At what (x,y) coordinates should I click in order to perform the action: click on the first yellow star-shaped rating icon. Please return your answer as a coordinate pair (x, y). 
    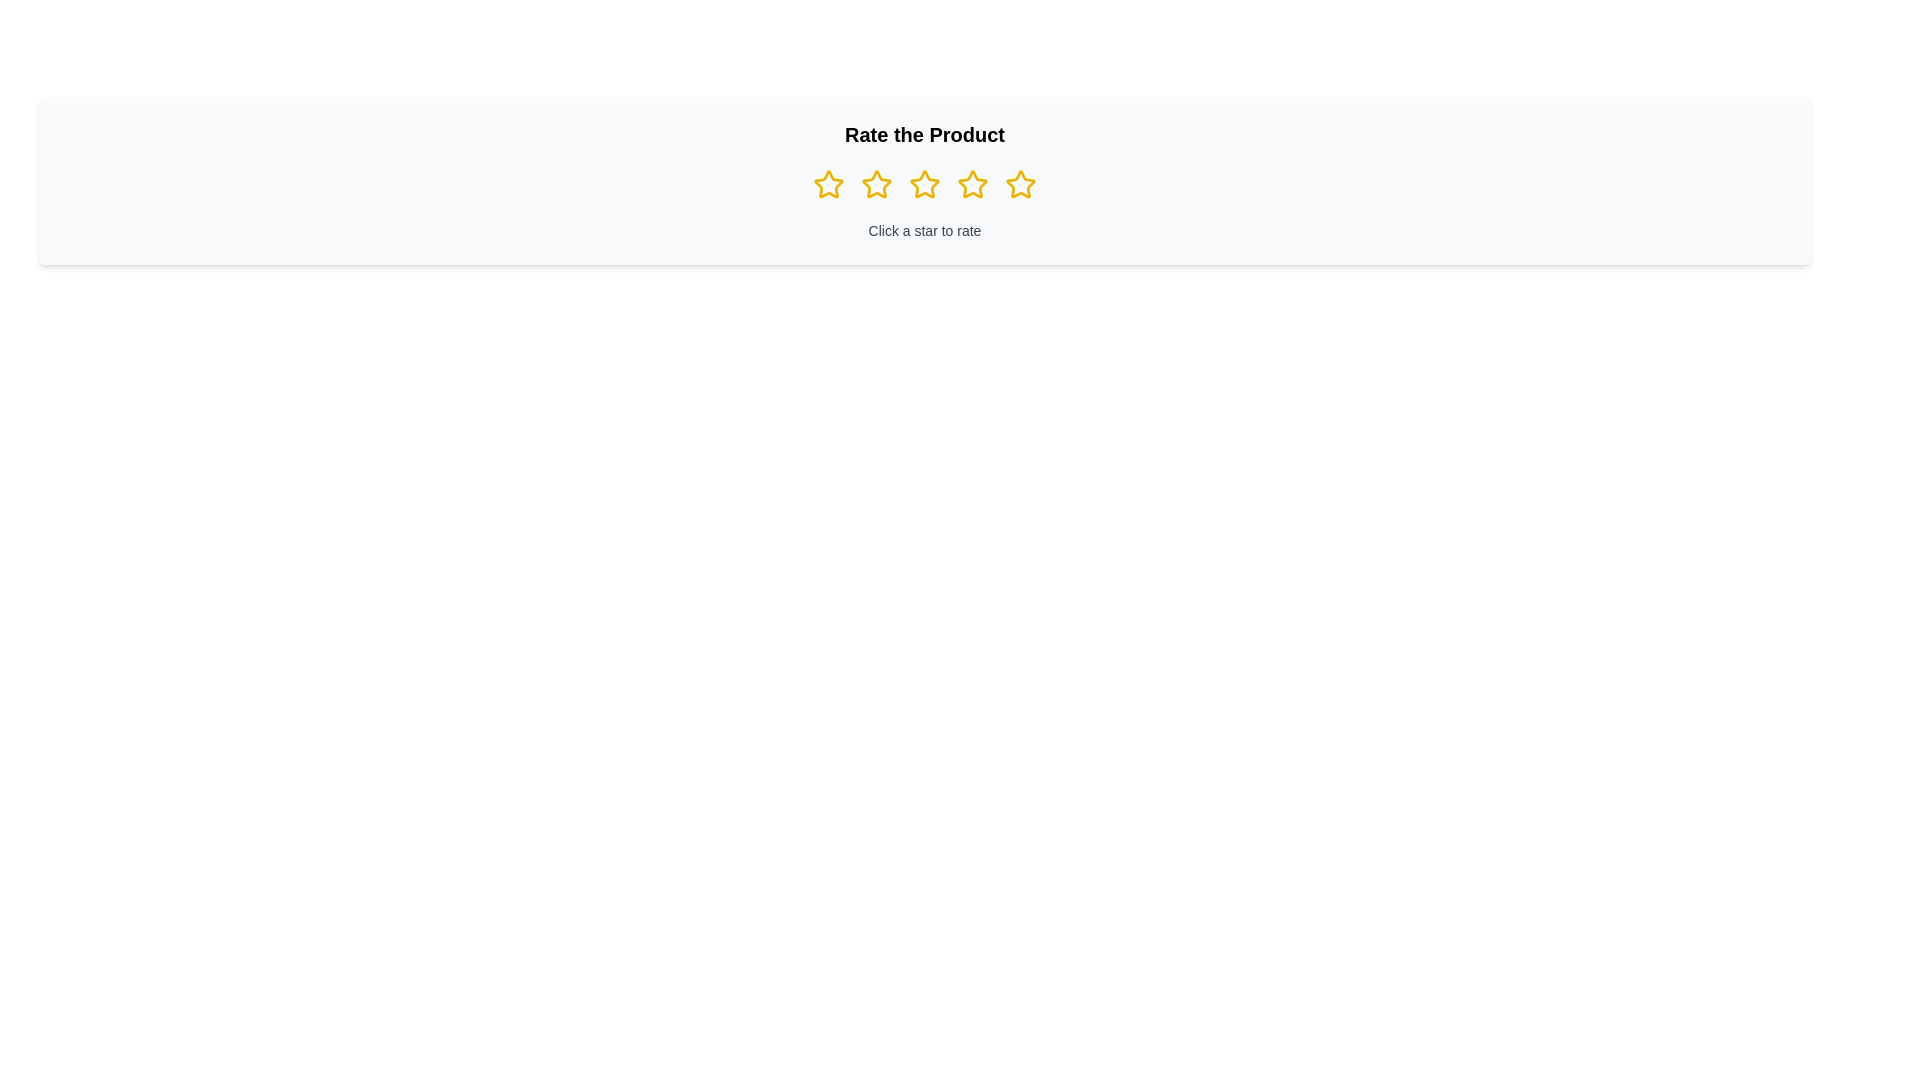
    Looking at the image, I should click on (829, 185).